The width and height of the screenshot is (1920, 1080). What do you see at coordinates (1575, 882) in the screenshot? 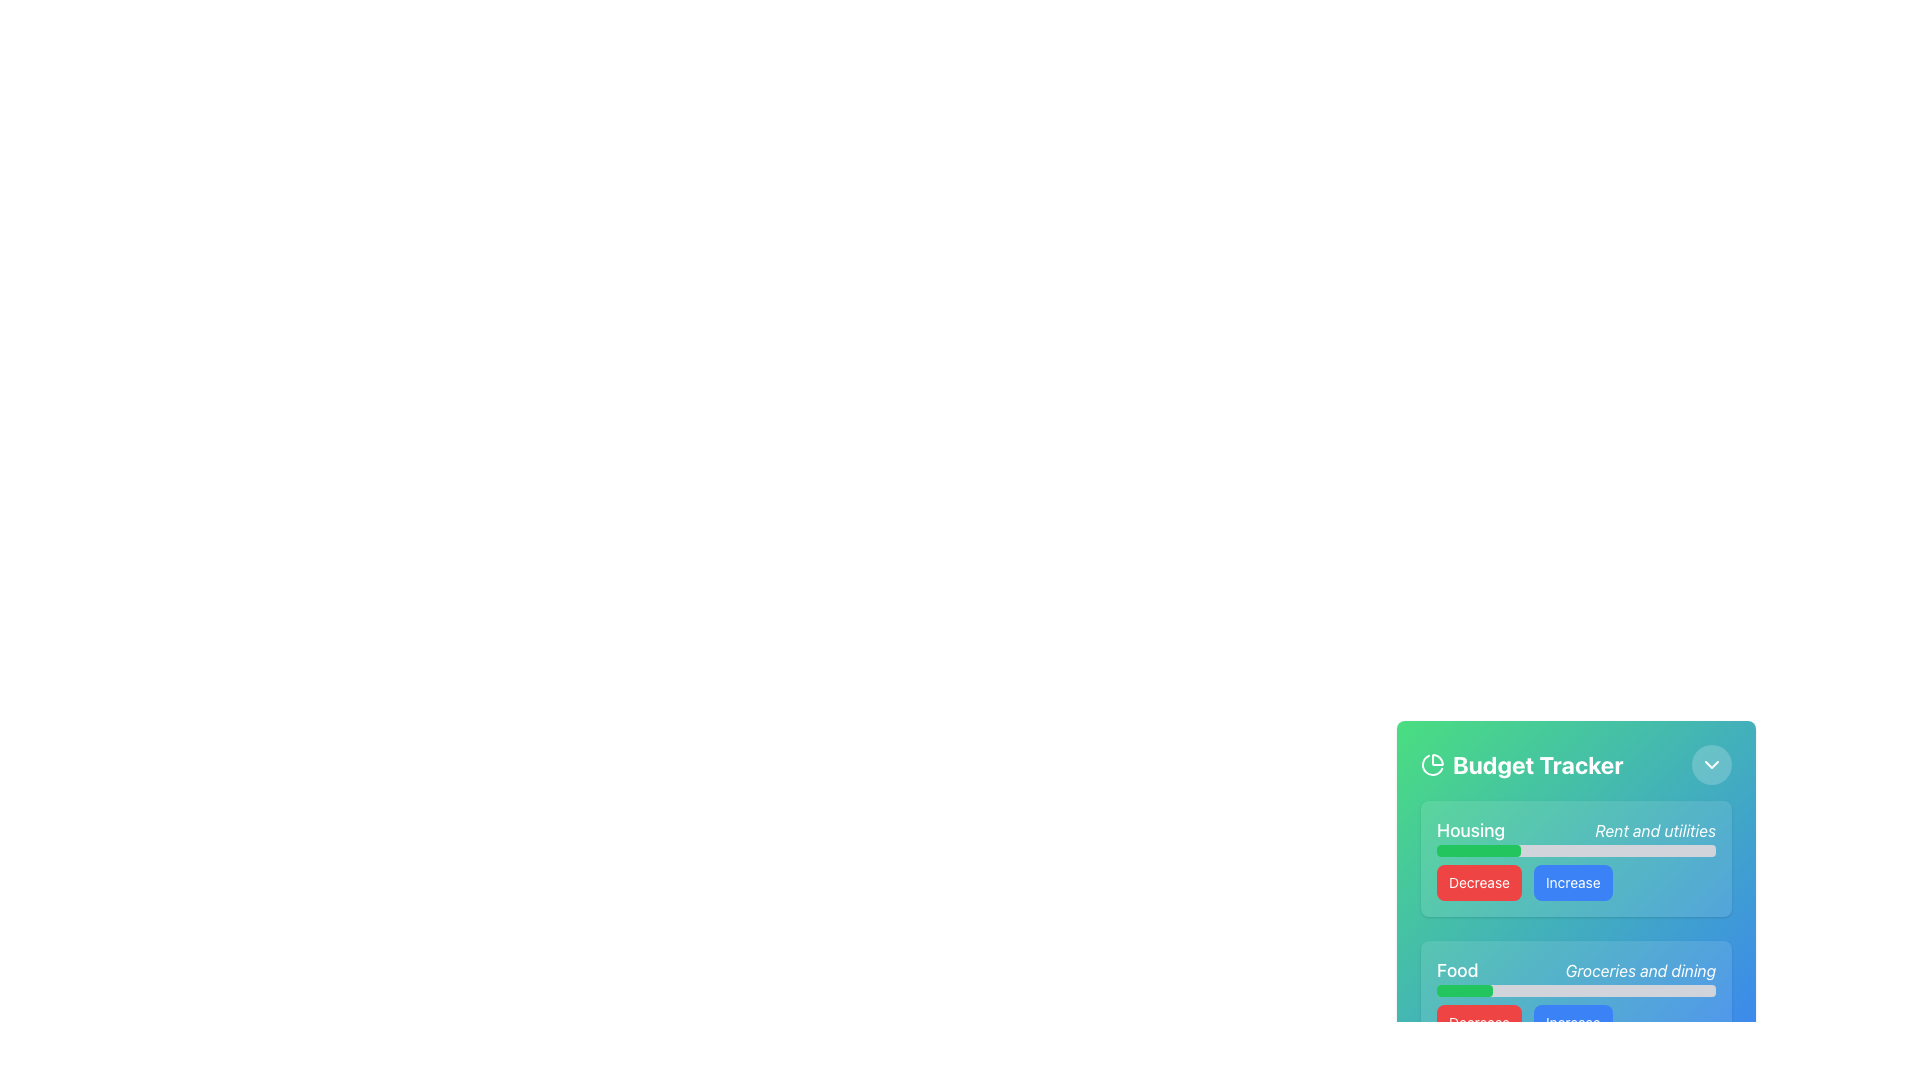
I see `the Button Group containing 'Decrease' and 'Increase' buttons for tooltips or effects` at bounding box center [1575, 882].